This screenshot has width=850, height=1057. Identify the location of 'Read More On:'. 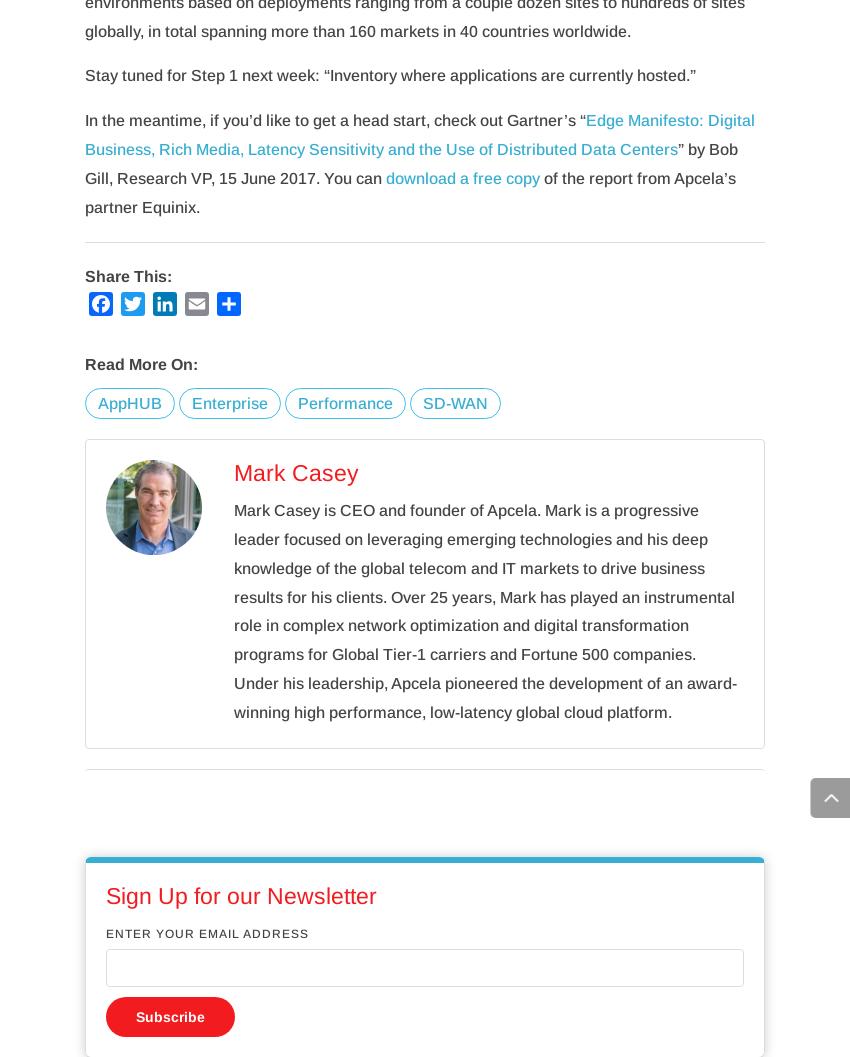
(141, 364).